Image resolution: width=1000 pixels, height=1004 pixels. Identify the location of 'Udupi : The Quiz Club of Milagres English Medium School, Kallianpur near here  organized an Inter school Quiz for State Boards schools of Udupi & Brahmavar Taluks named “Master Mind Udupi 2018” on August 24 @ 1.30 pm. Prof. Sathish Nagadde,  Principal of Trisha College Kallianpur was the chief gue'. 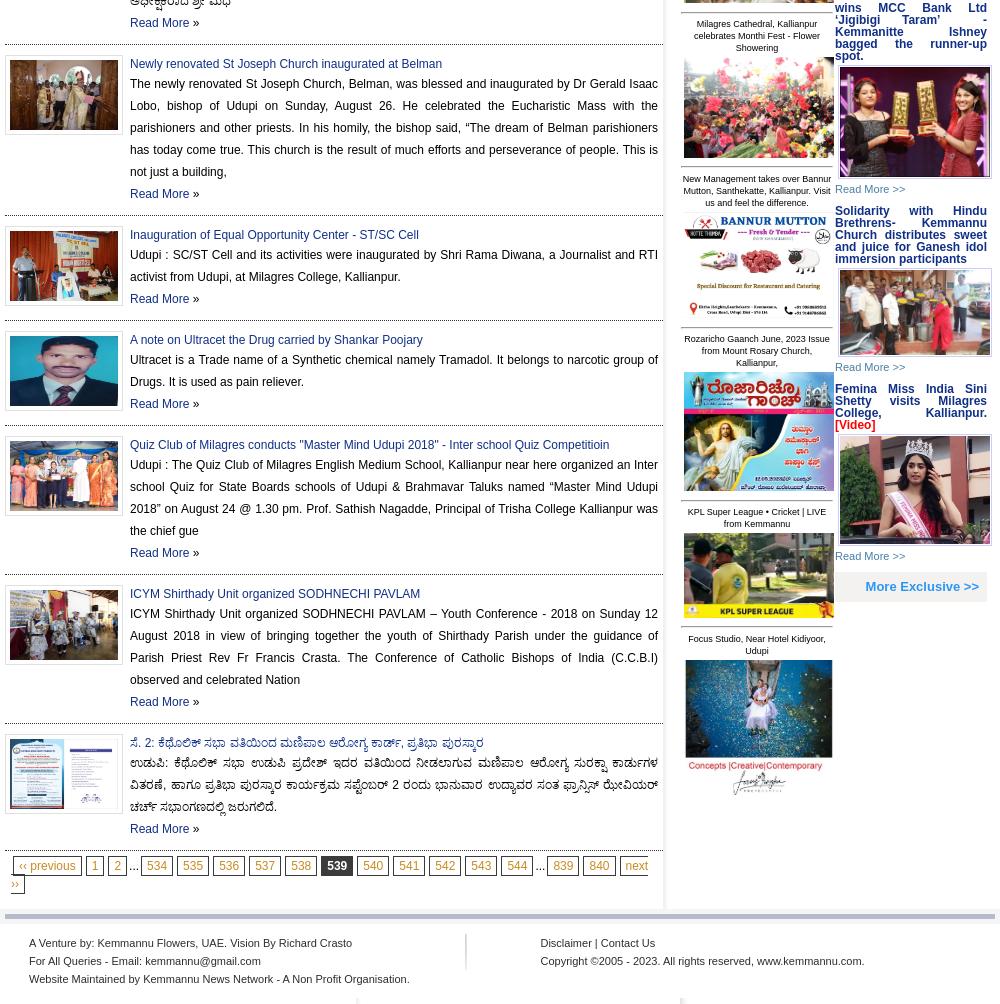
(394, 496).